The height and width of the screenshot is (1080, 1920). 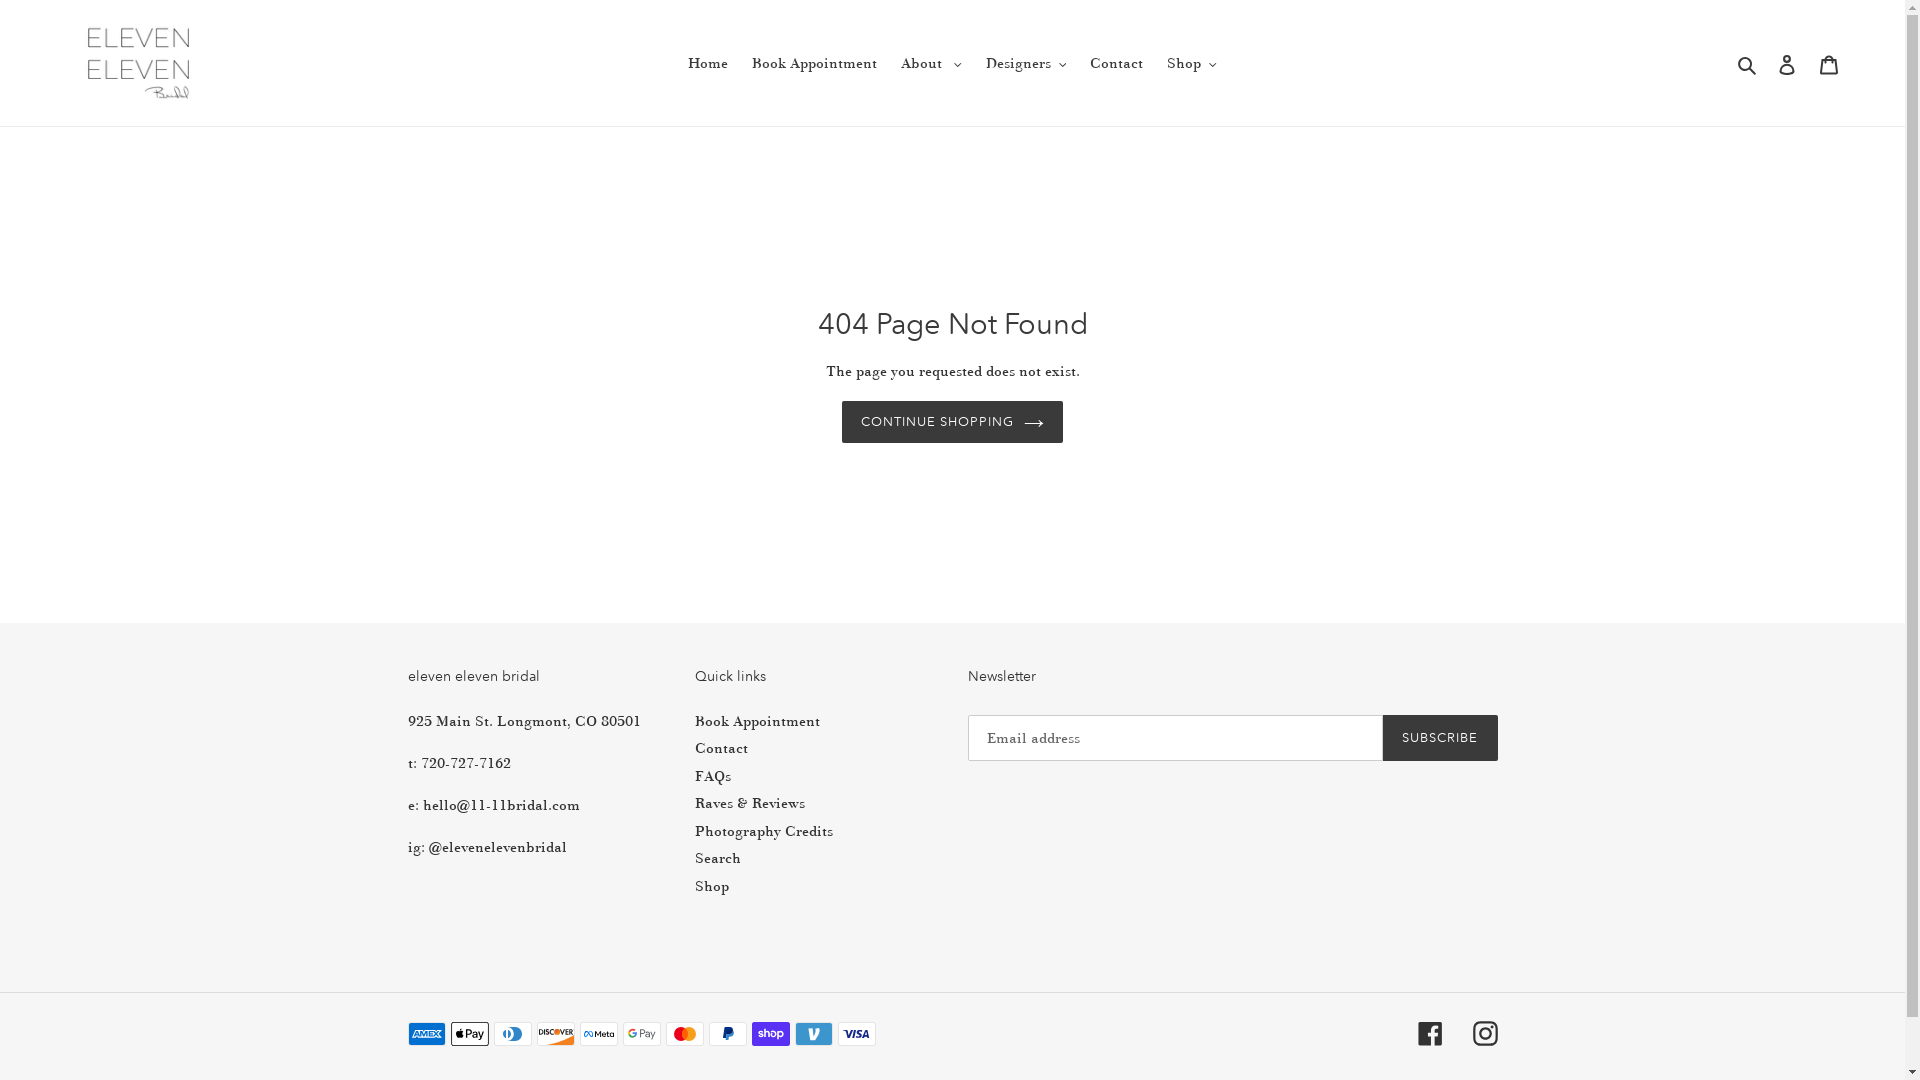 What do you see at coordinates (814, 62) in the screenshot?
I see `'Book Appointment'` at bounding box center [814, 62].